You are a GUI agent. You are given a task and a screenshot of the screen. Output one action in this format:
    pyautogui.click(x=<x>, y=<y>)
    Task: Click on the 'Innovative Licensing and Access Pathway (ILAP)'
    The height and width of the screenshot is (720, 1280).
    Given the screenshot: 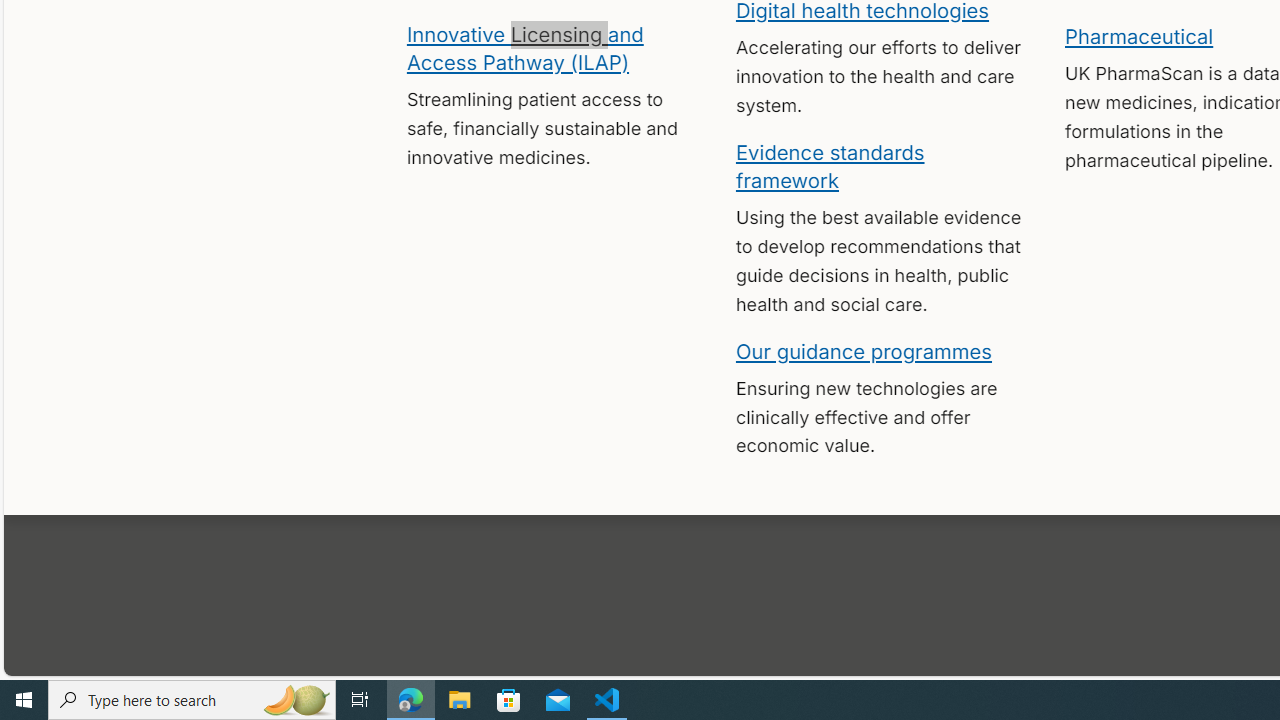 What is the action you would take?
    pyautogui.click(x=524, y=46)
    